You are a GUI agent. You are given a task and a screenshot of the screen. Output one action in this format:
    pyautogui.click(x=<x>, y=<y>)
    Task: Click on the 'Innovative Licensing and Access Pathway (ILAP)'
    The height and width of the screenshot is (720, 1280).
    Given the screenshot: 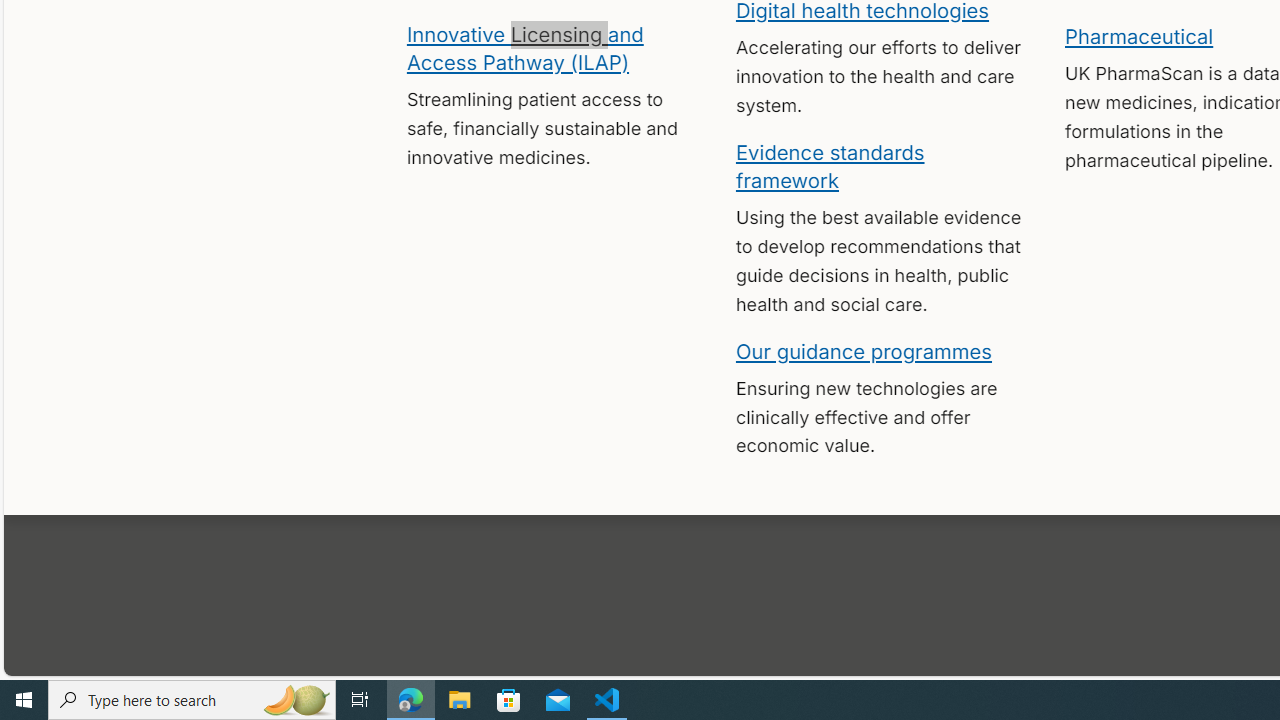 What is the action you would take?
    pyautogui.click(x=524, y=46)
    